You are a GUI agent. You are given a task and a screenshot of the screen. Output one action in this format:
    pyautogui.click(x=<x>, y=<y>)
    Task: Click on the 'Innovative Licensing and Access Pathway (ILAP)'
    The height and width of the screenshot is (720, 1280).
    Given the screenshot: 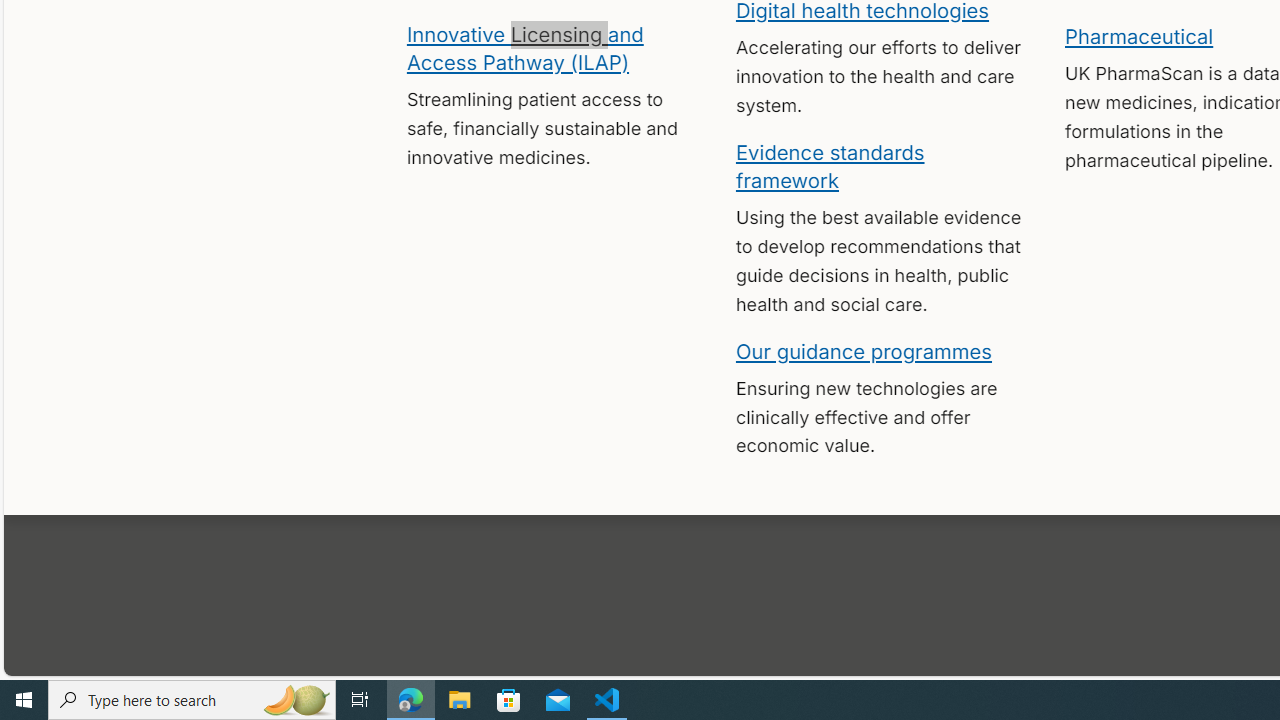 What is the action you would take?
    pyautogui.click(x=524, y=46)
    